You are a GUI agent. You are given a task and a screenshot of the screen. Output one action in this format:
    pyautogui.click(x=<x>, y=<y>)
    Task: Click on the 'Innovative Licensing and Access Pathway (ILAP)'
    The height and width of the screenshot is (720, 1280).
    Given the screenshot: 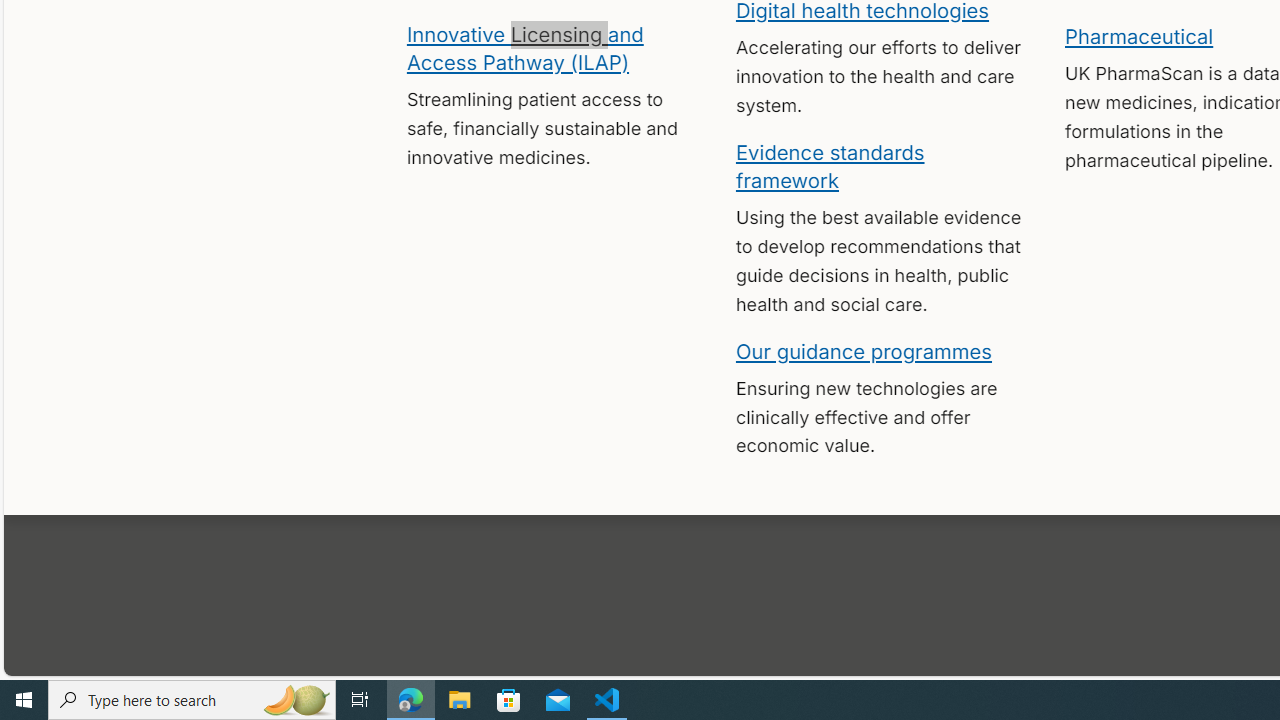 What is the action you would take?
    pyautogui.click(x=524, y=46)
    